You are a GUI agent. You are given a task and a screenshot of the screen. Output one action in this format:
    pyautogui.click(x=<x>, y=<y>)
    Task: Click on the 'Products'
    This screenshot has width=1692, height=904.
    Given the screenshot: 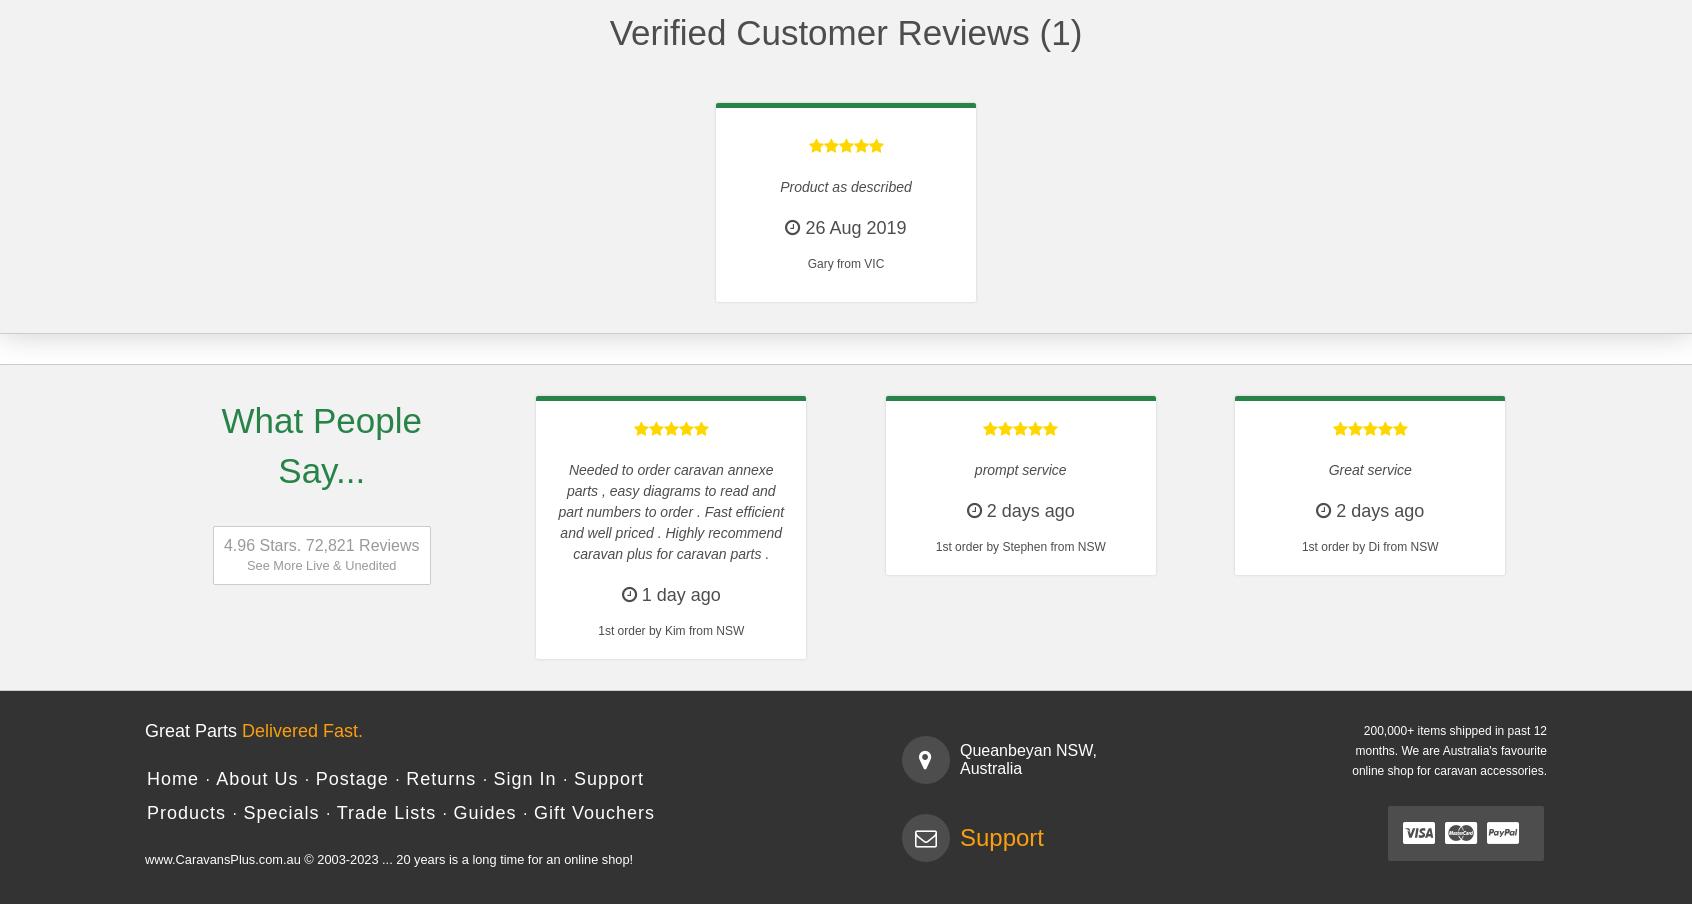 What is the action you would take?
    pyautogui.click(x=185, y=811)
    